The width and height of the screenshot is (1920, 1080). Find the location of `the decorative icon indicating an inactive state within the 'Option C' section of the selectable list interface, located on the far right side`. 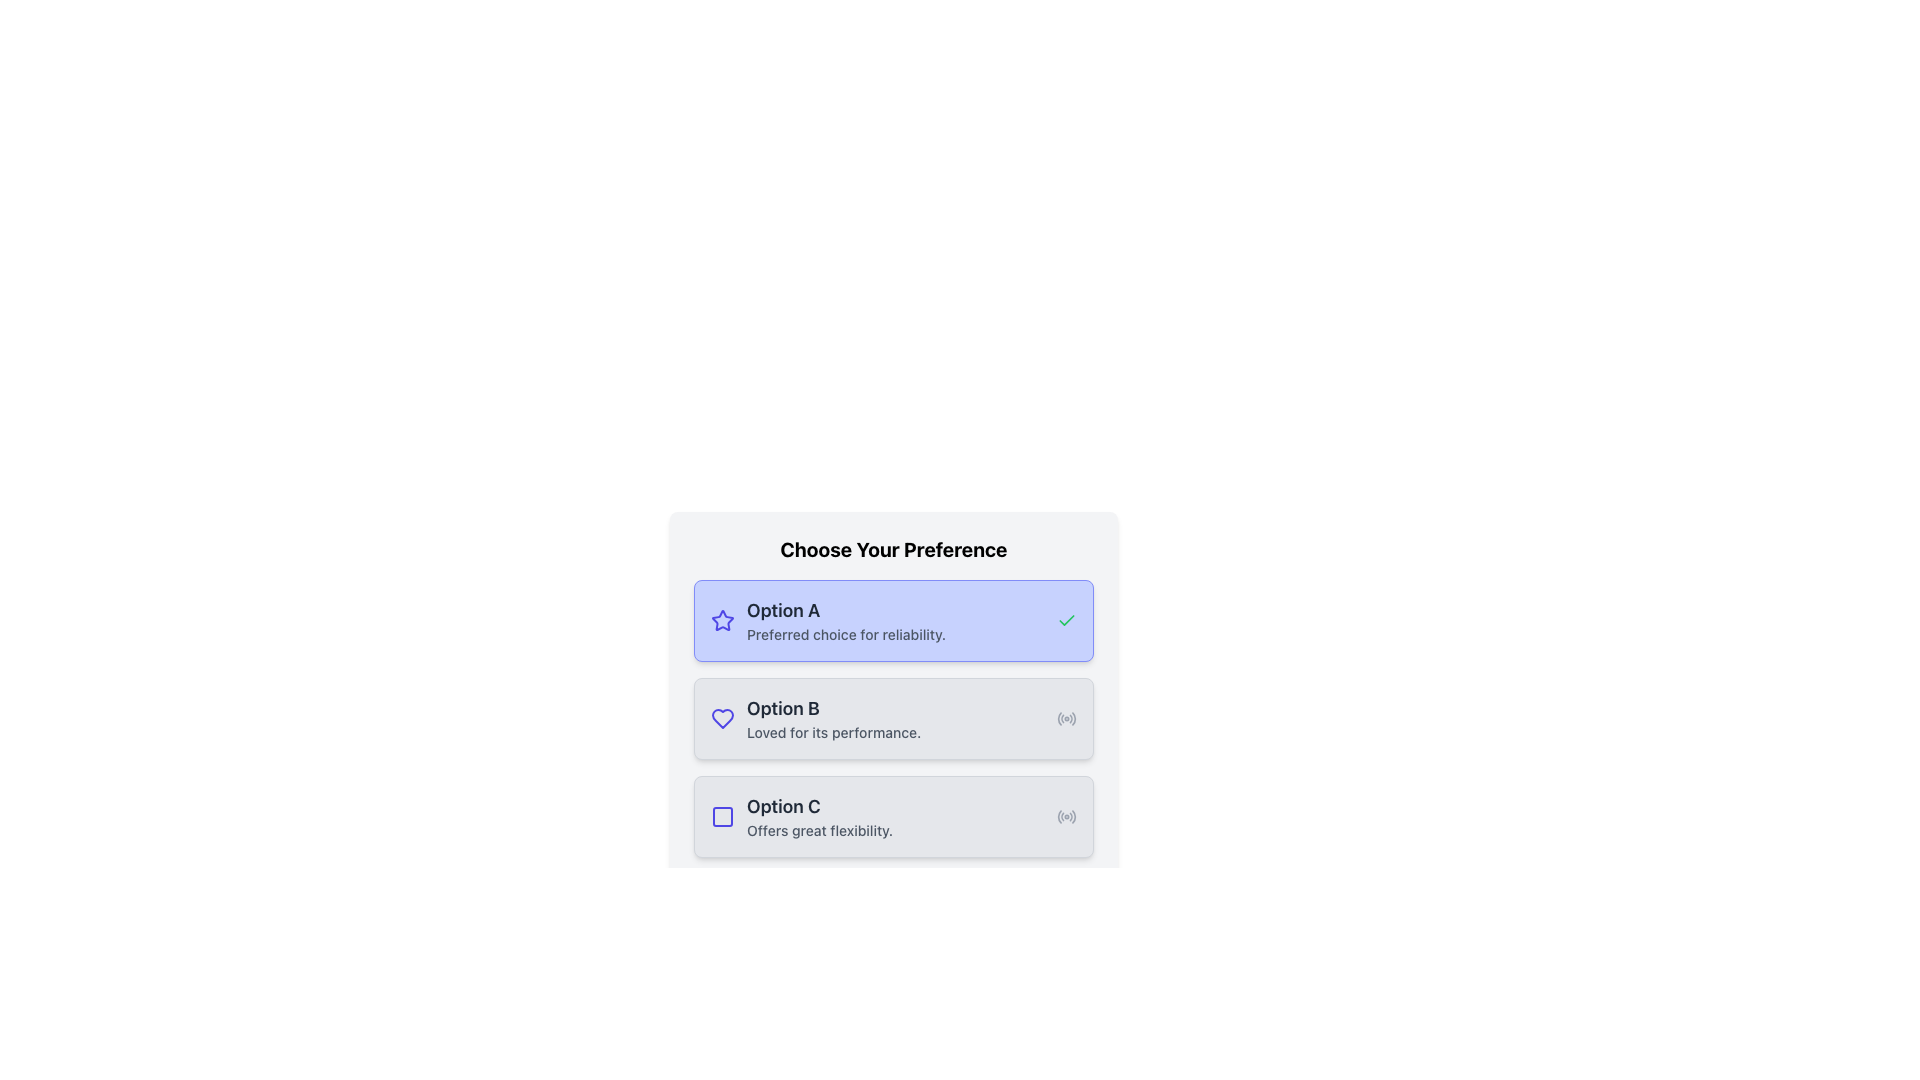

the decorative icon indicating an inactive state within the 'Option C' section of the selectable list interface, located on the far right side is located at coordinates (1065, 817).